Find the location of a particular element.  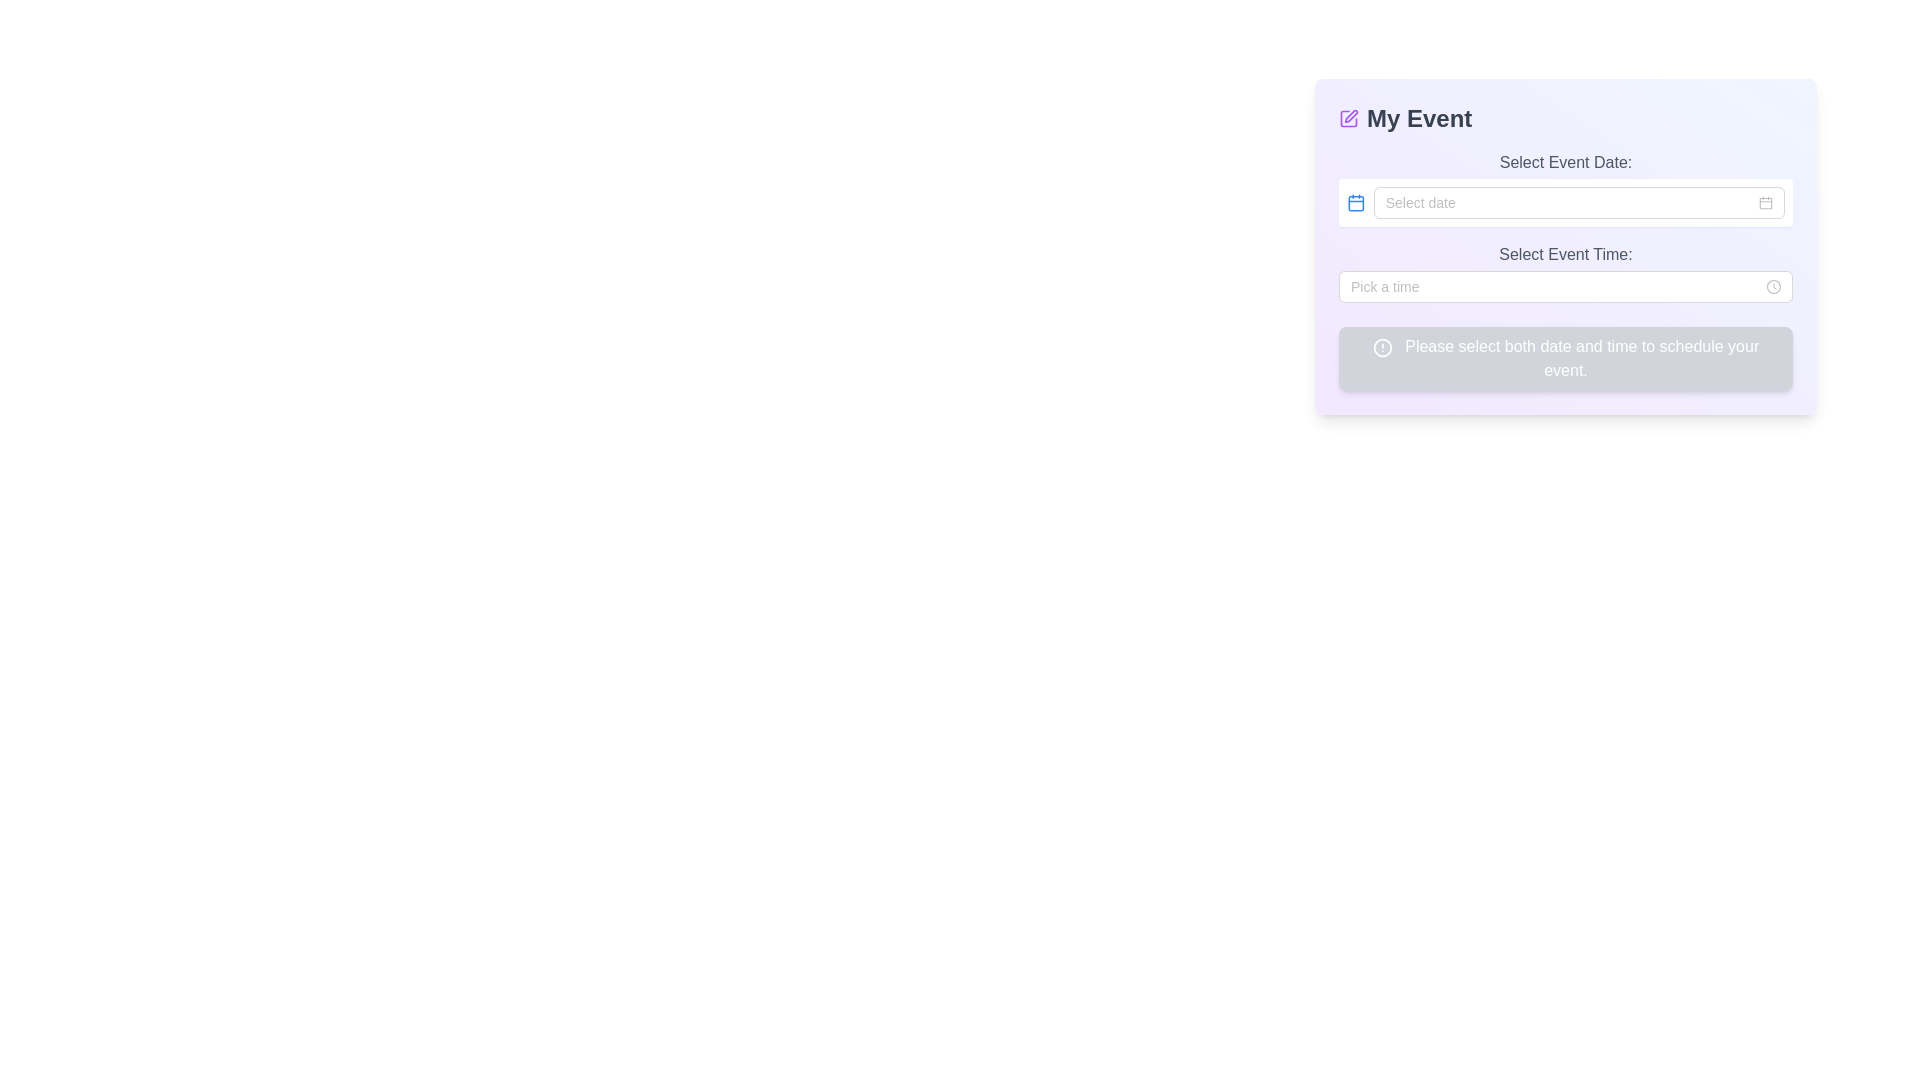

the Date Picker Input Field located below 'Select Event Date:' and above 'Select Event Time' is located at coordinates (1564, 189).